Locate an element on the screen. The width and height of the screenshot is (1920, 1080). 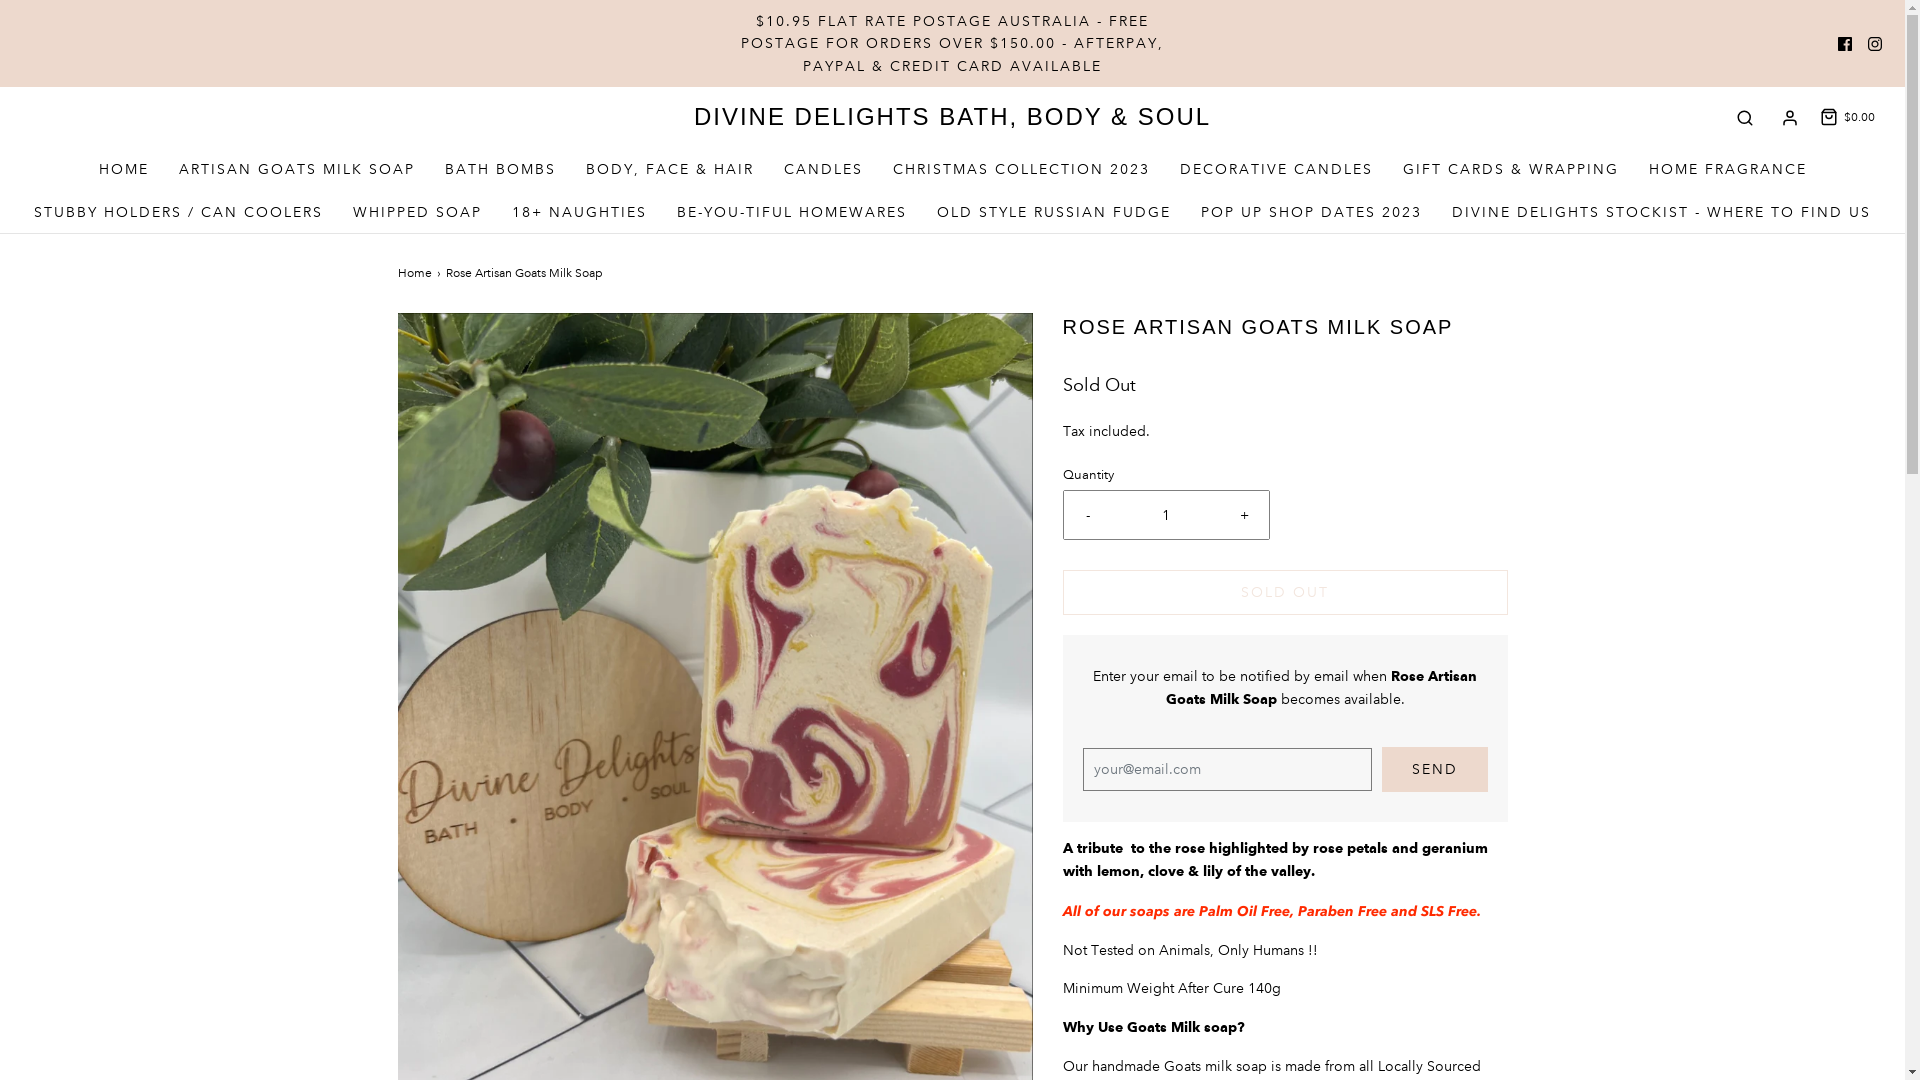
'DECORATIVE CANDLES' is located at coordinates (1180, 168).